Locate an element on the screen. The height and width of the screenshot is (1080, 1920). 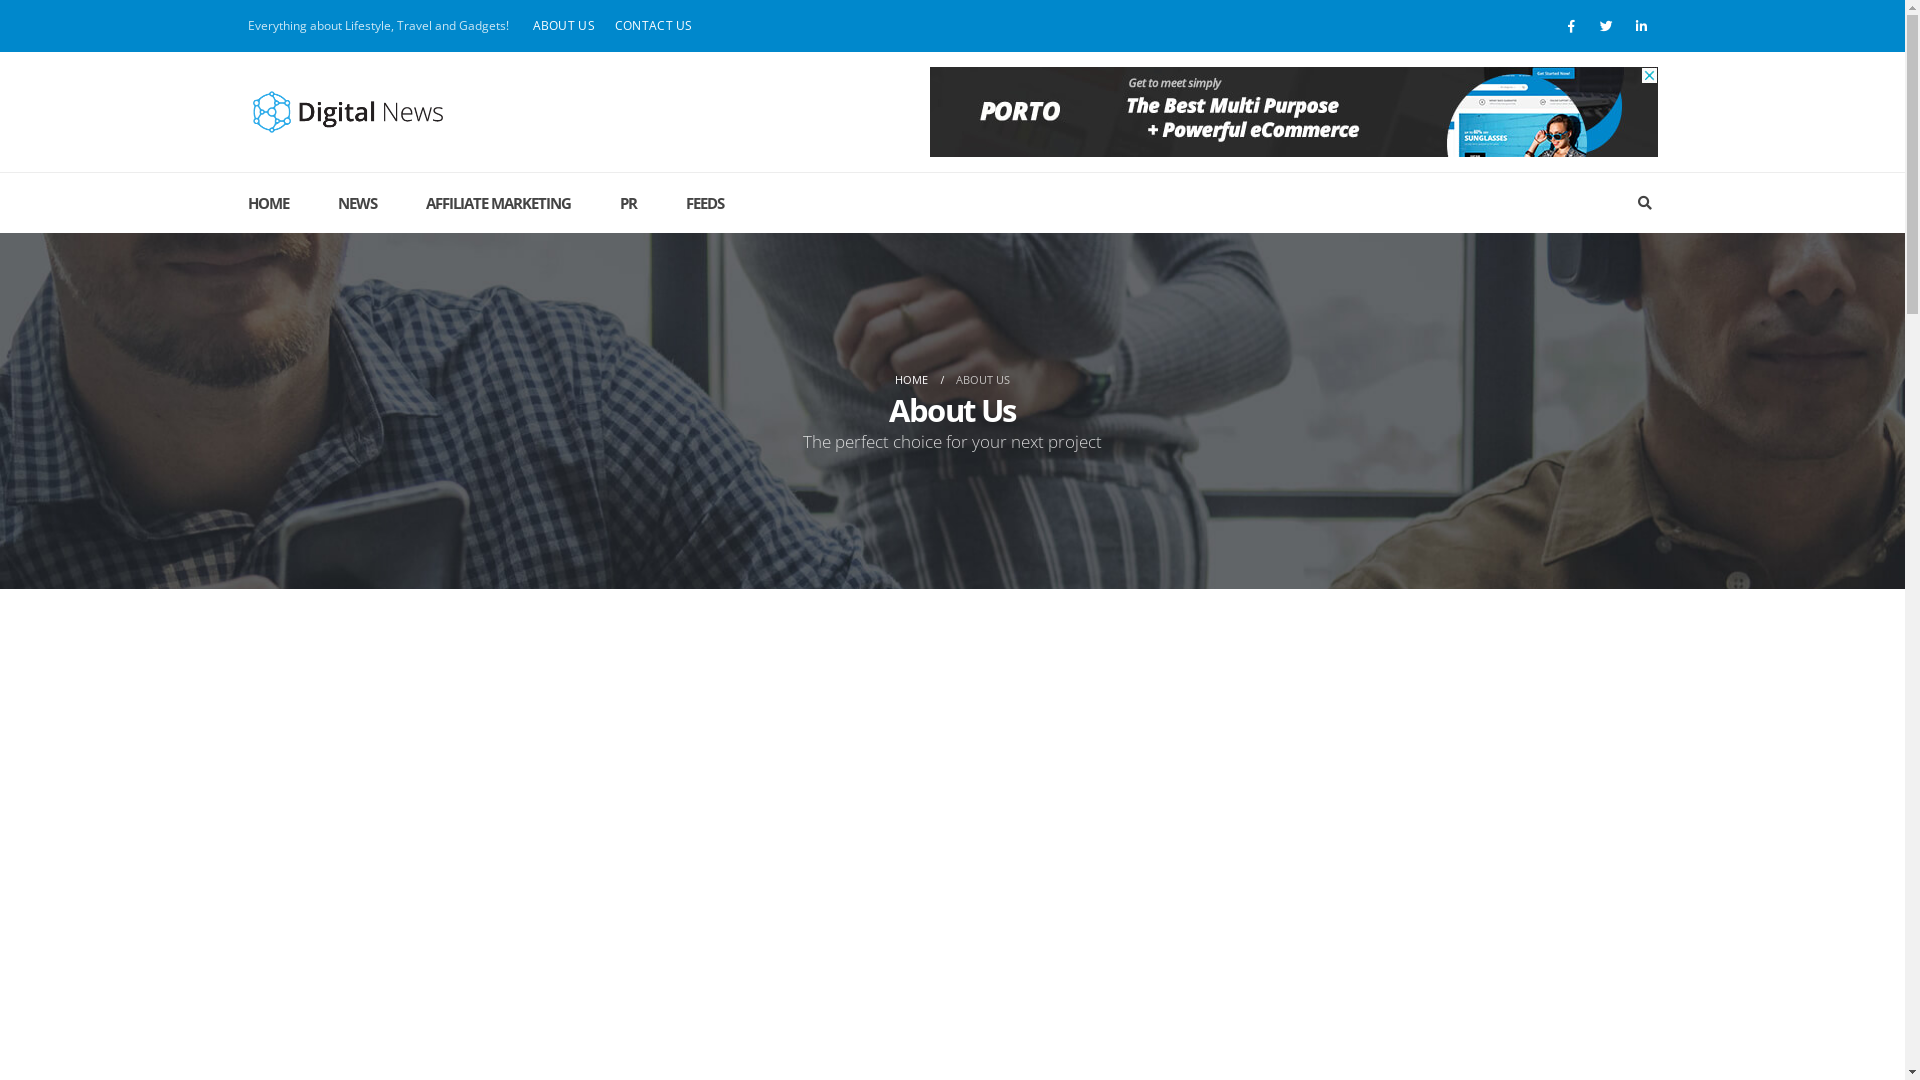
'NEWS' is located at coordinates (357, 203).